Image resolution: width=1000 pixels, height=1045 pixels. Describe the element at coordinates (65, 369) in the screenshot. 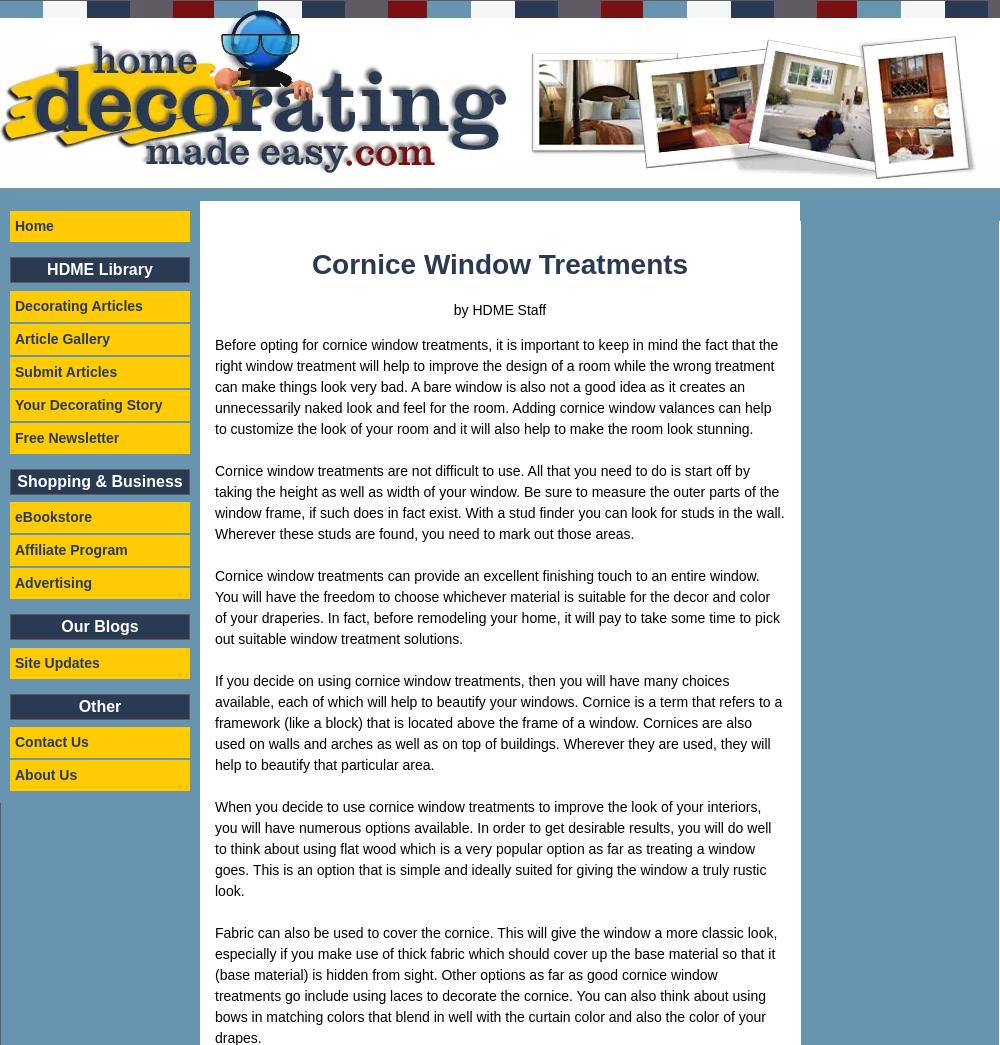

I see `'Submit Articles'` at that location.